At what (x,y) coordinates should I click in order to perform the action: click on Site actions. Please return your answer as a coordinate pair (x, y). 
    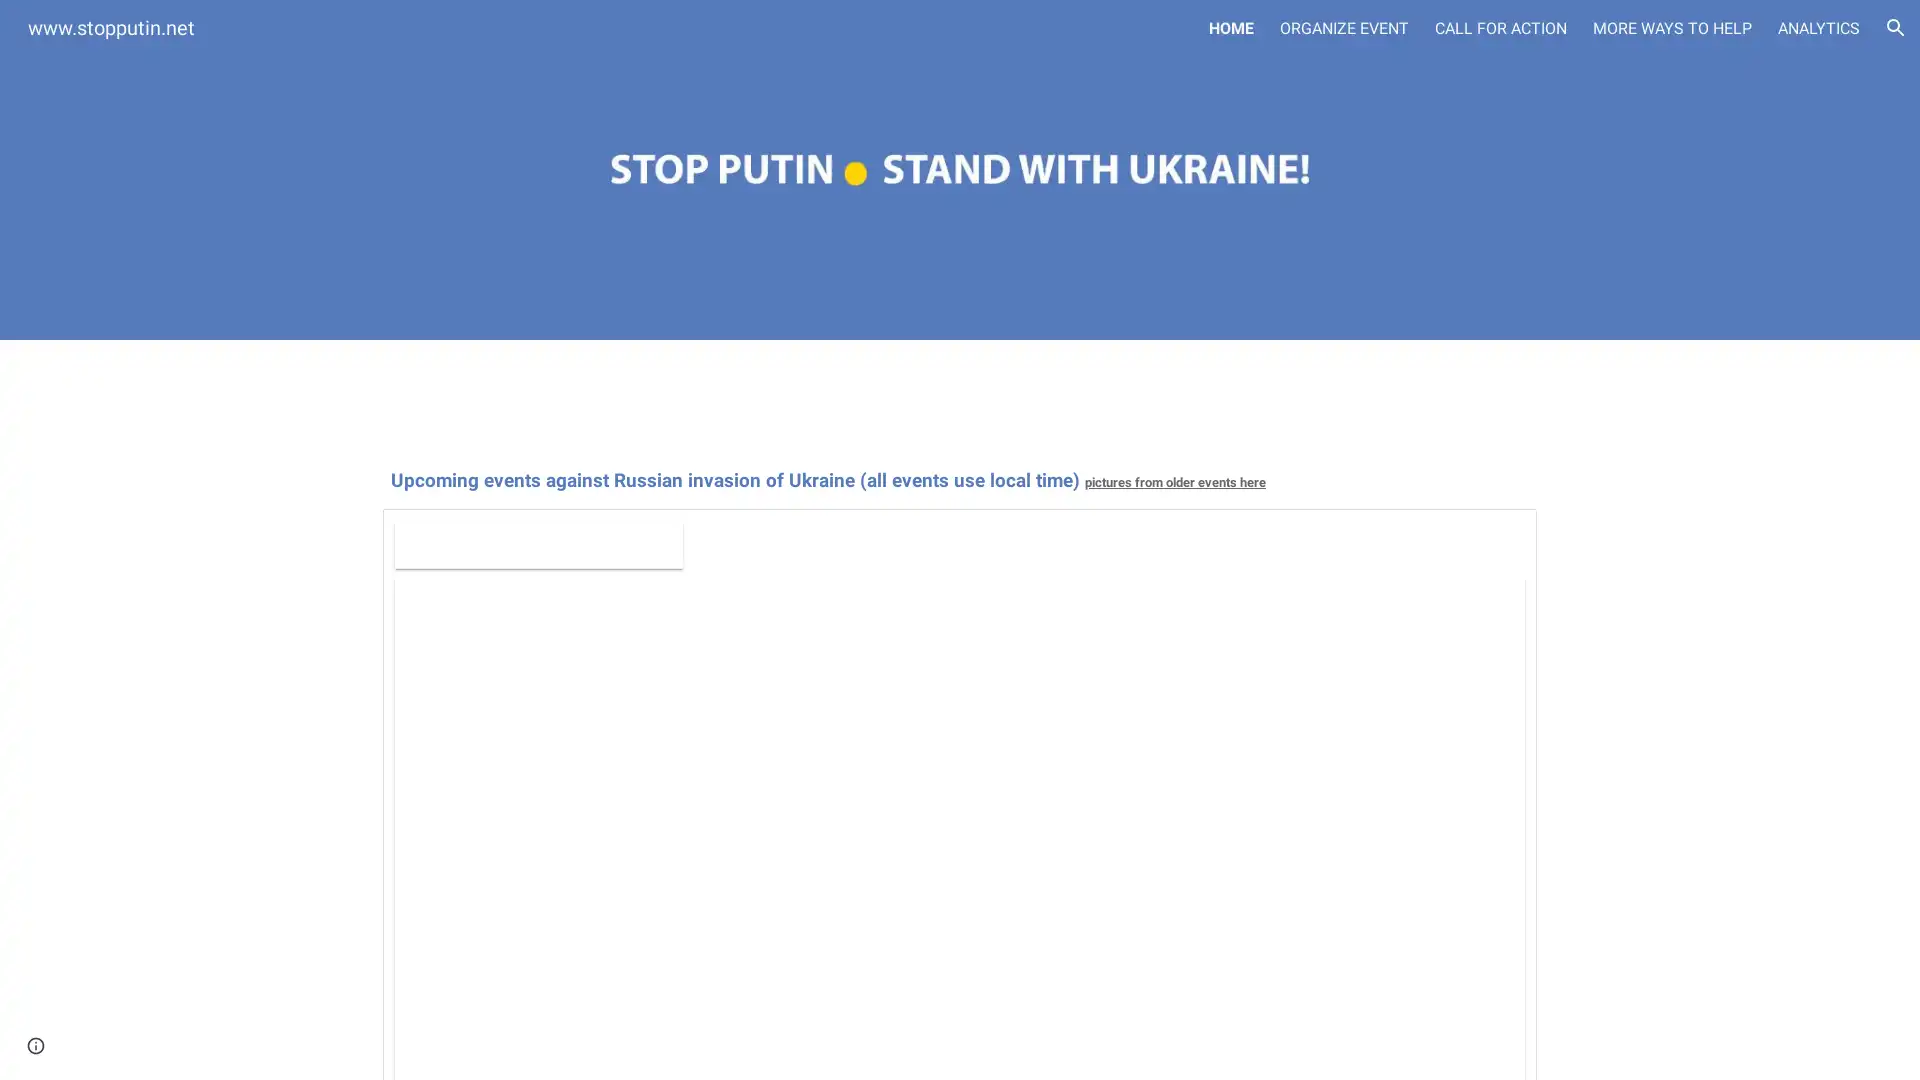
    Looking at the image, I should click on (35, 1044).